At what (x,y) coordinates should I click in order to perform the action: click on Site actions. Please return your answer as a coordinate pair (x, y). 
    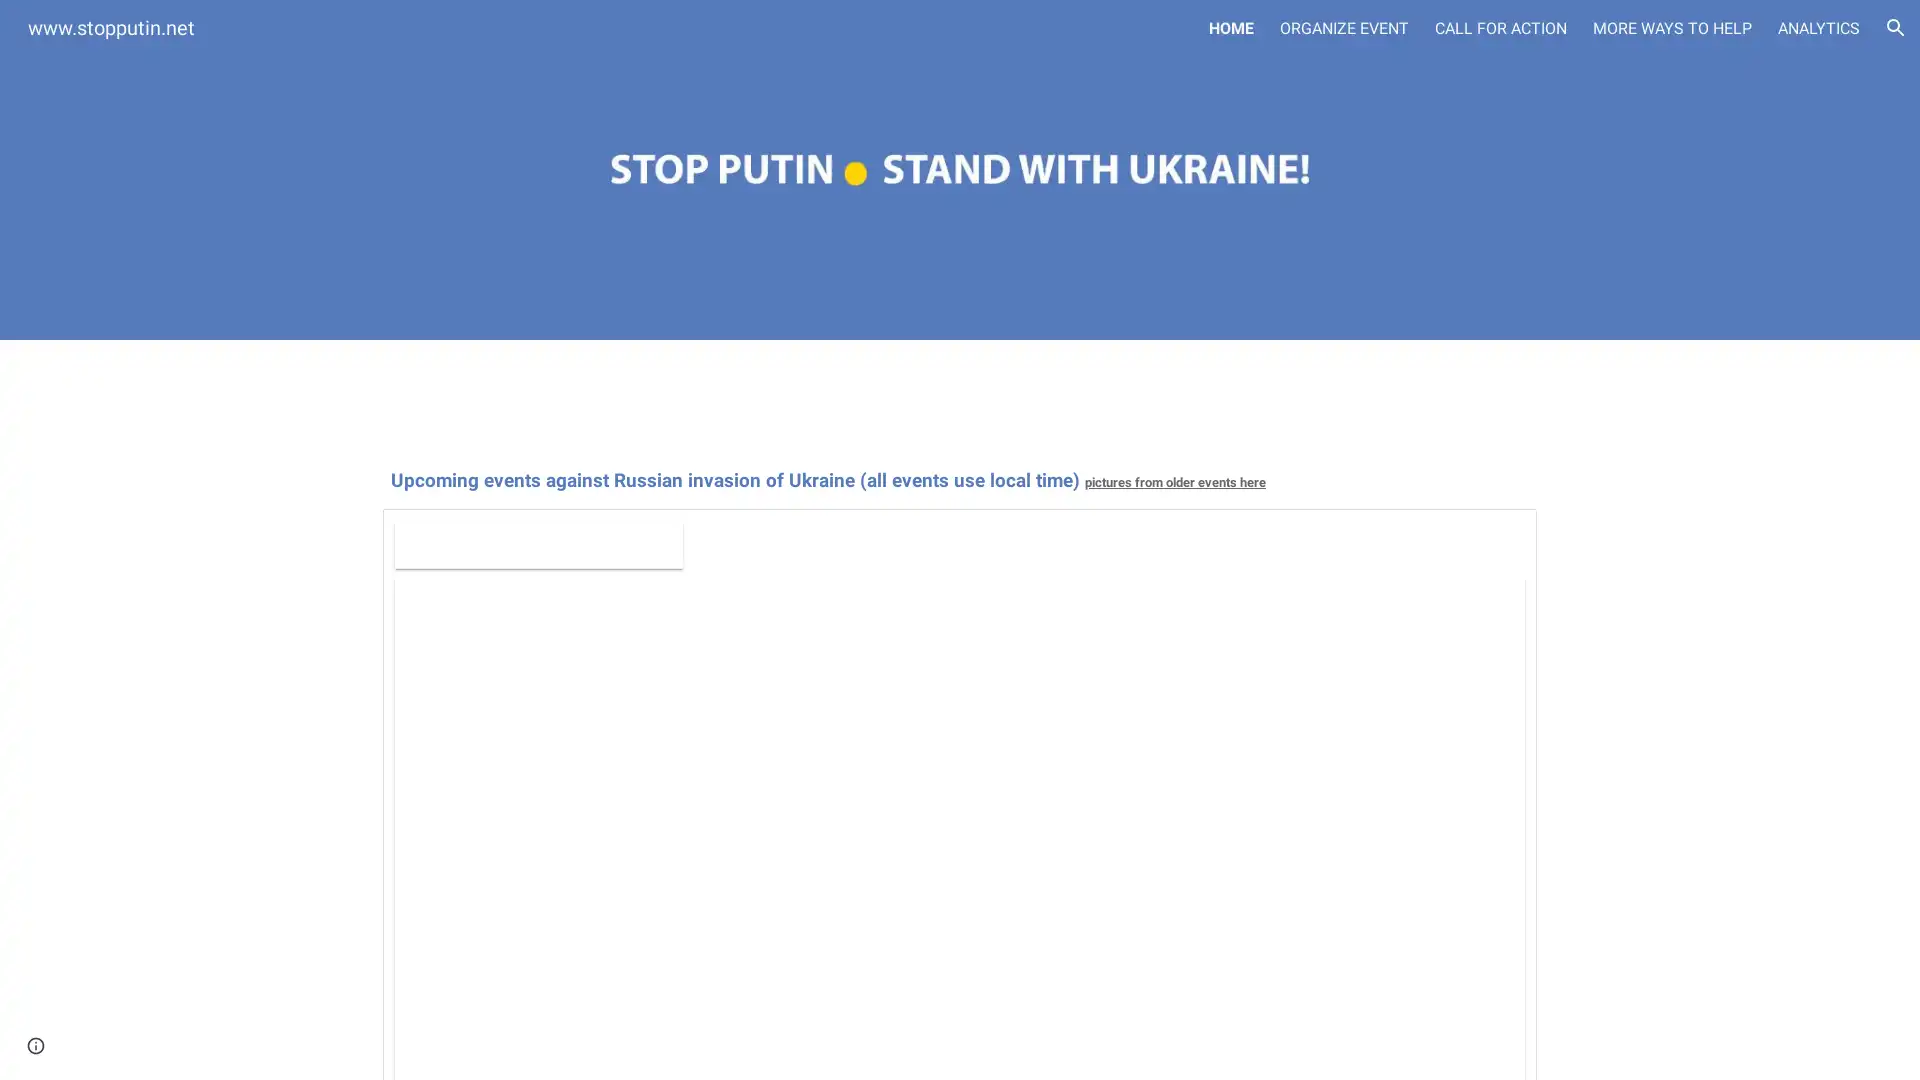
    Looking at the image, I should click on (35, 1044).